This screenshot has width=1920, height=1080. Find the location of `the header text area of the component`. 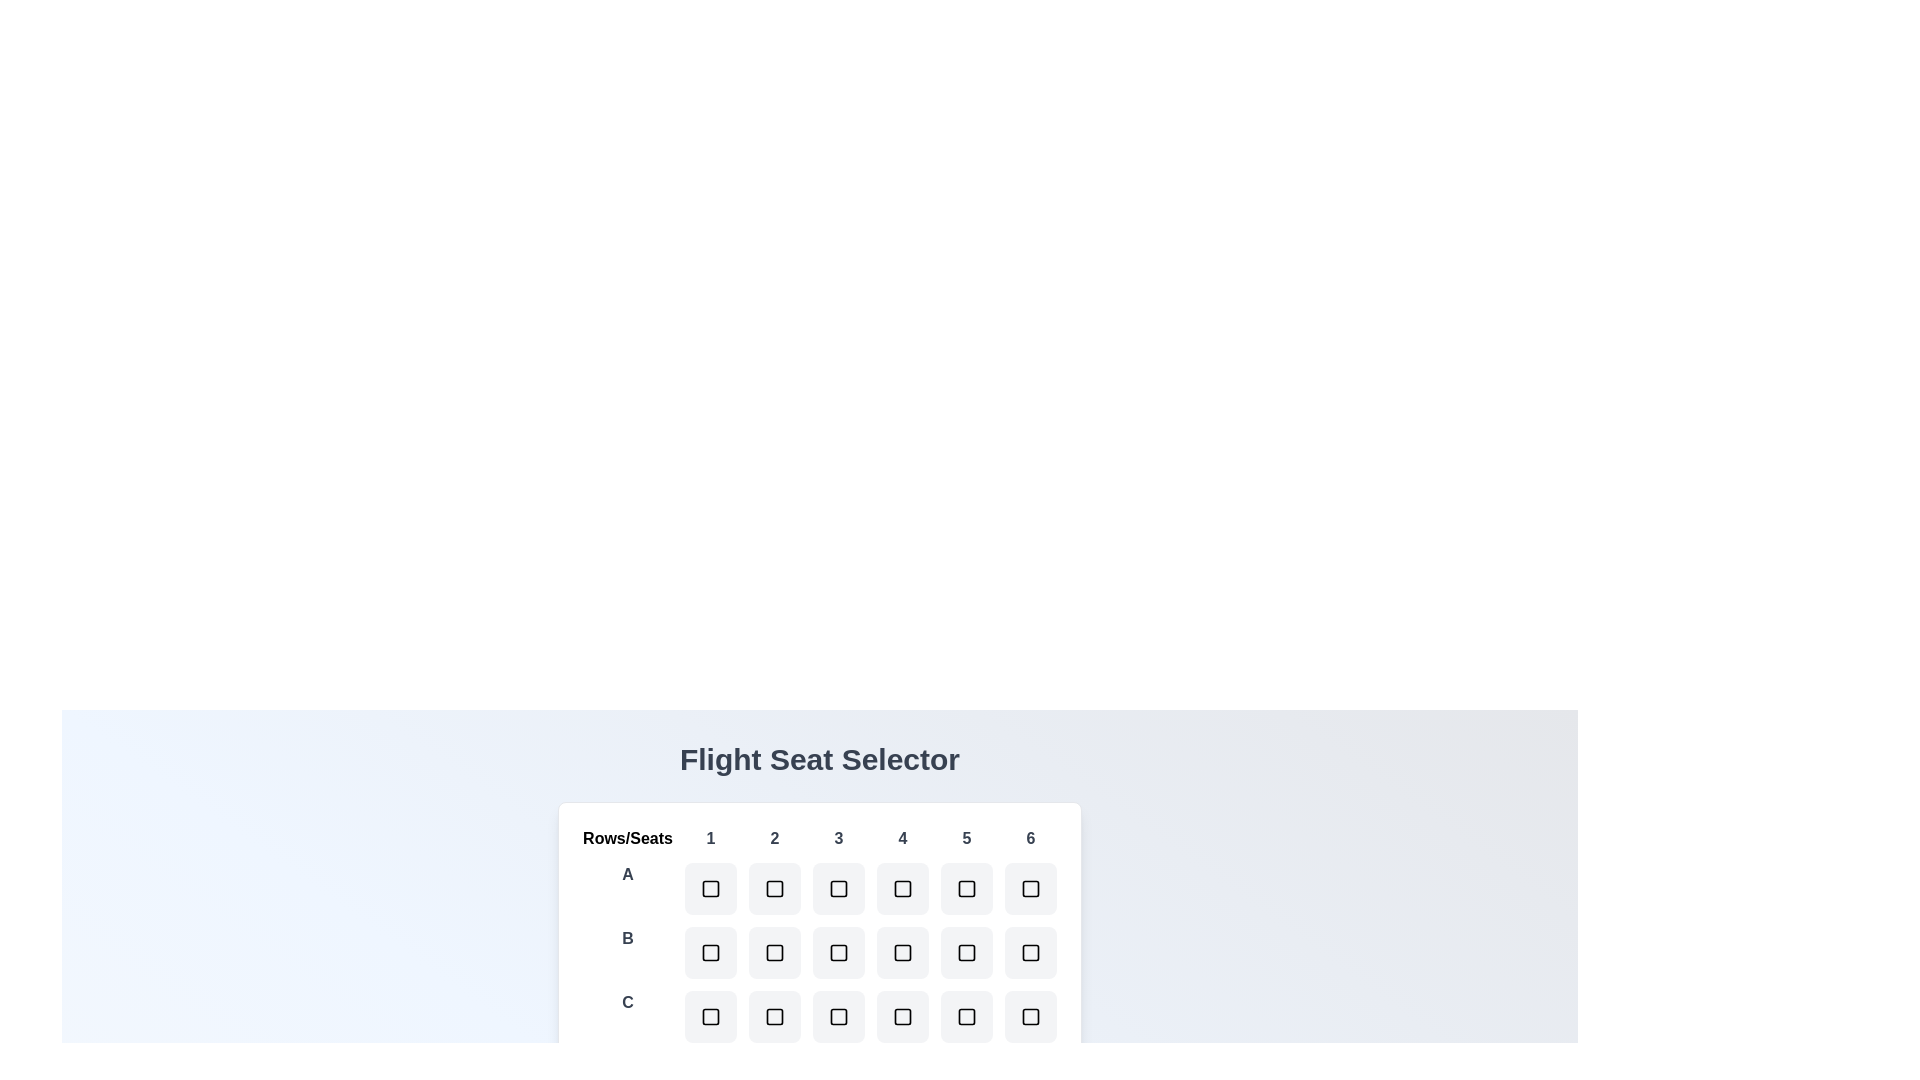

the header text area of the component is located at coordinates (820, 759).